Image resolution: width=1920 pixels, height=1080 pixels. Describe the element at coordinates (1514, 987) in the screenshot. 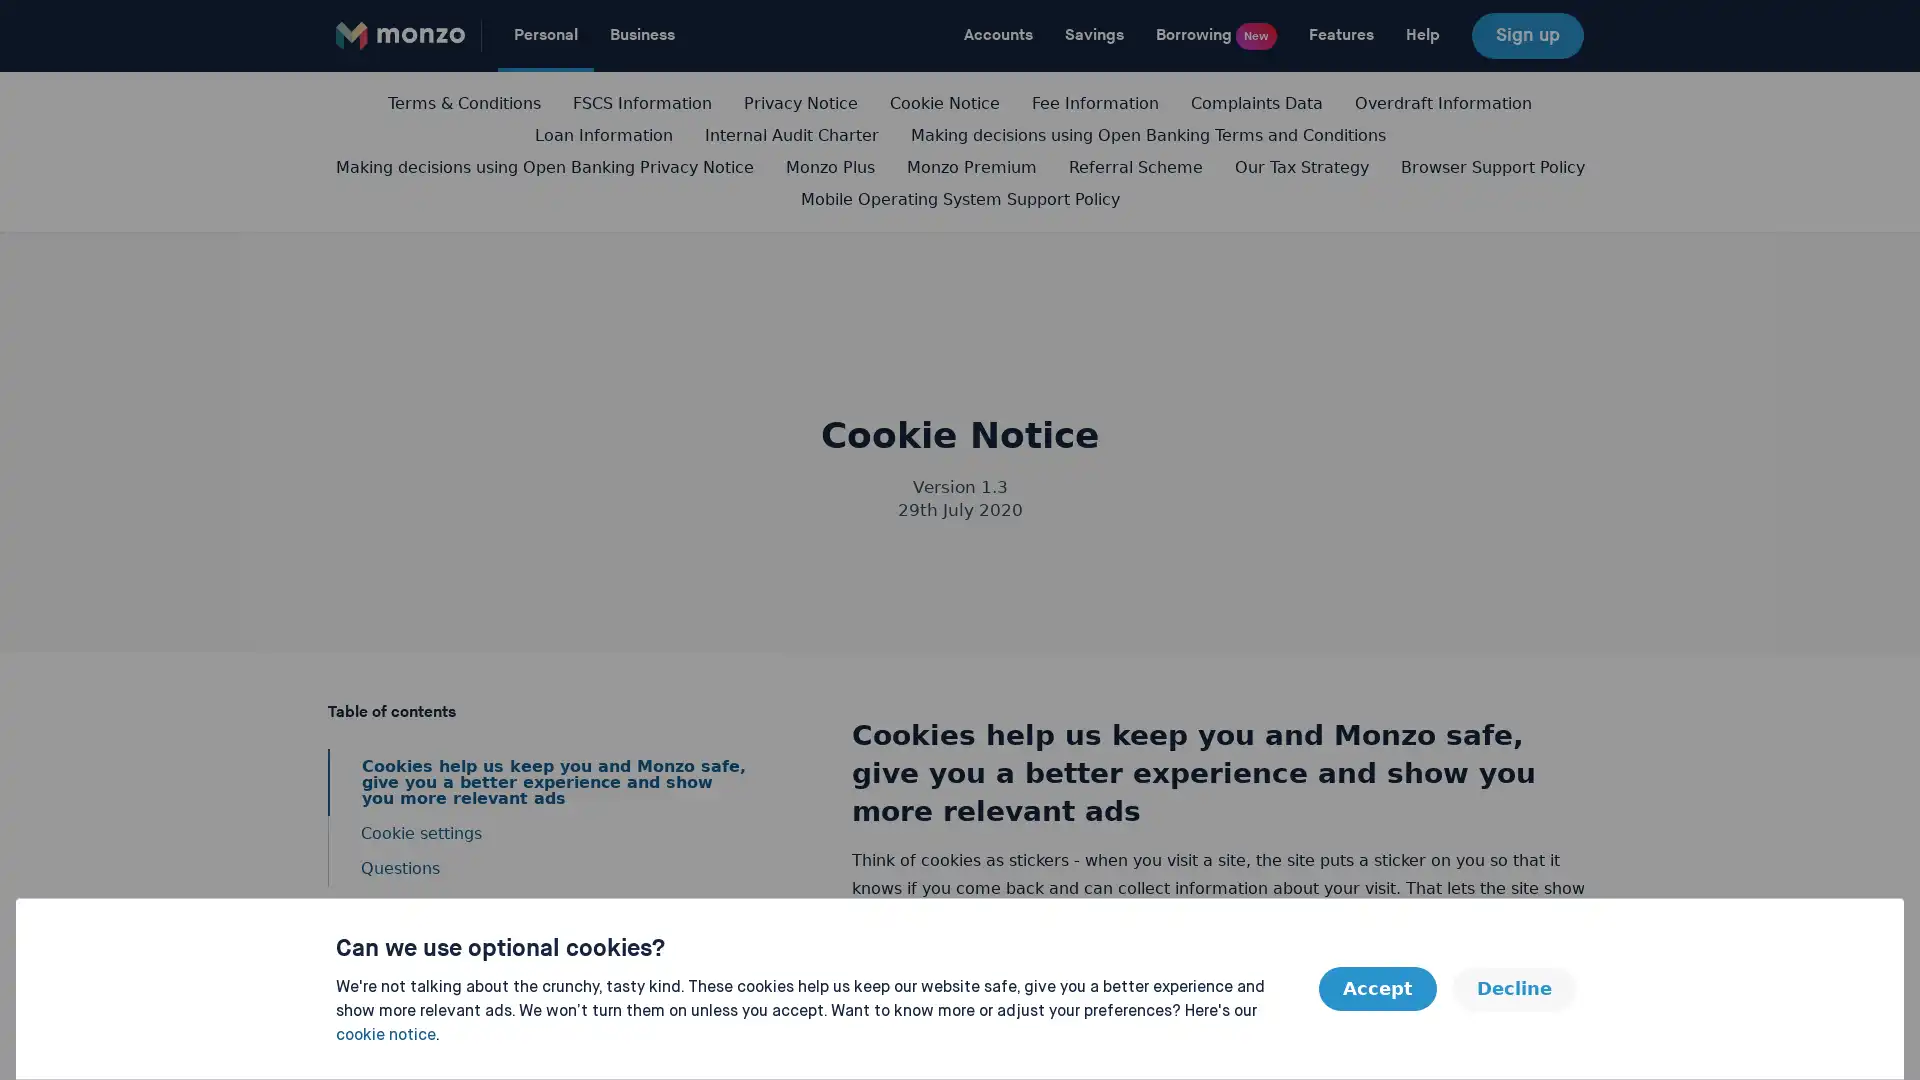

I see `Decline` at that location.